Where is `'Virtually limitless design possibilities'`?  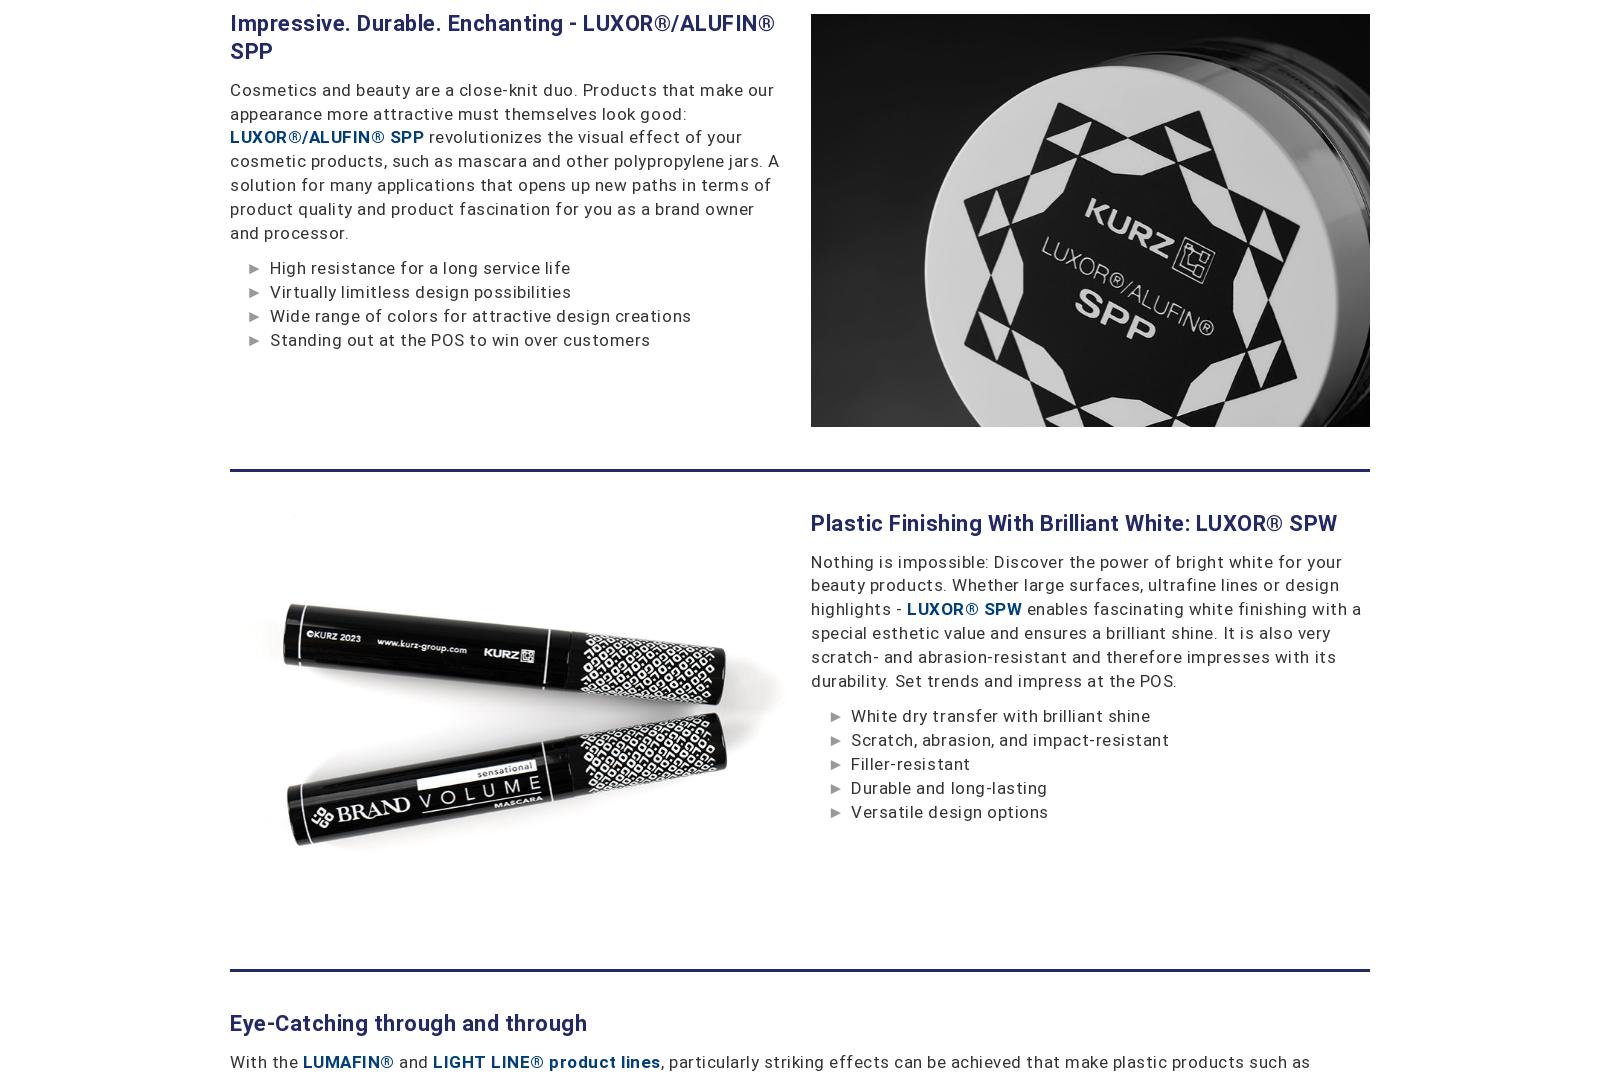
'Virtually limitless design possibilities' is located at coordinates (419, 291).